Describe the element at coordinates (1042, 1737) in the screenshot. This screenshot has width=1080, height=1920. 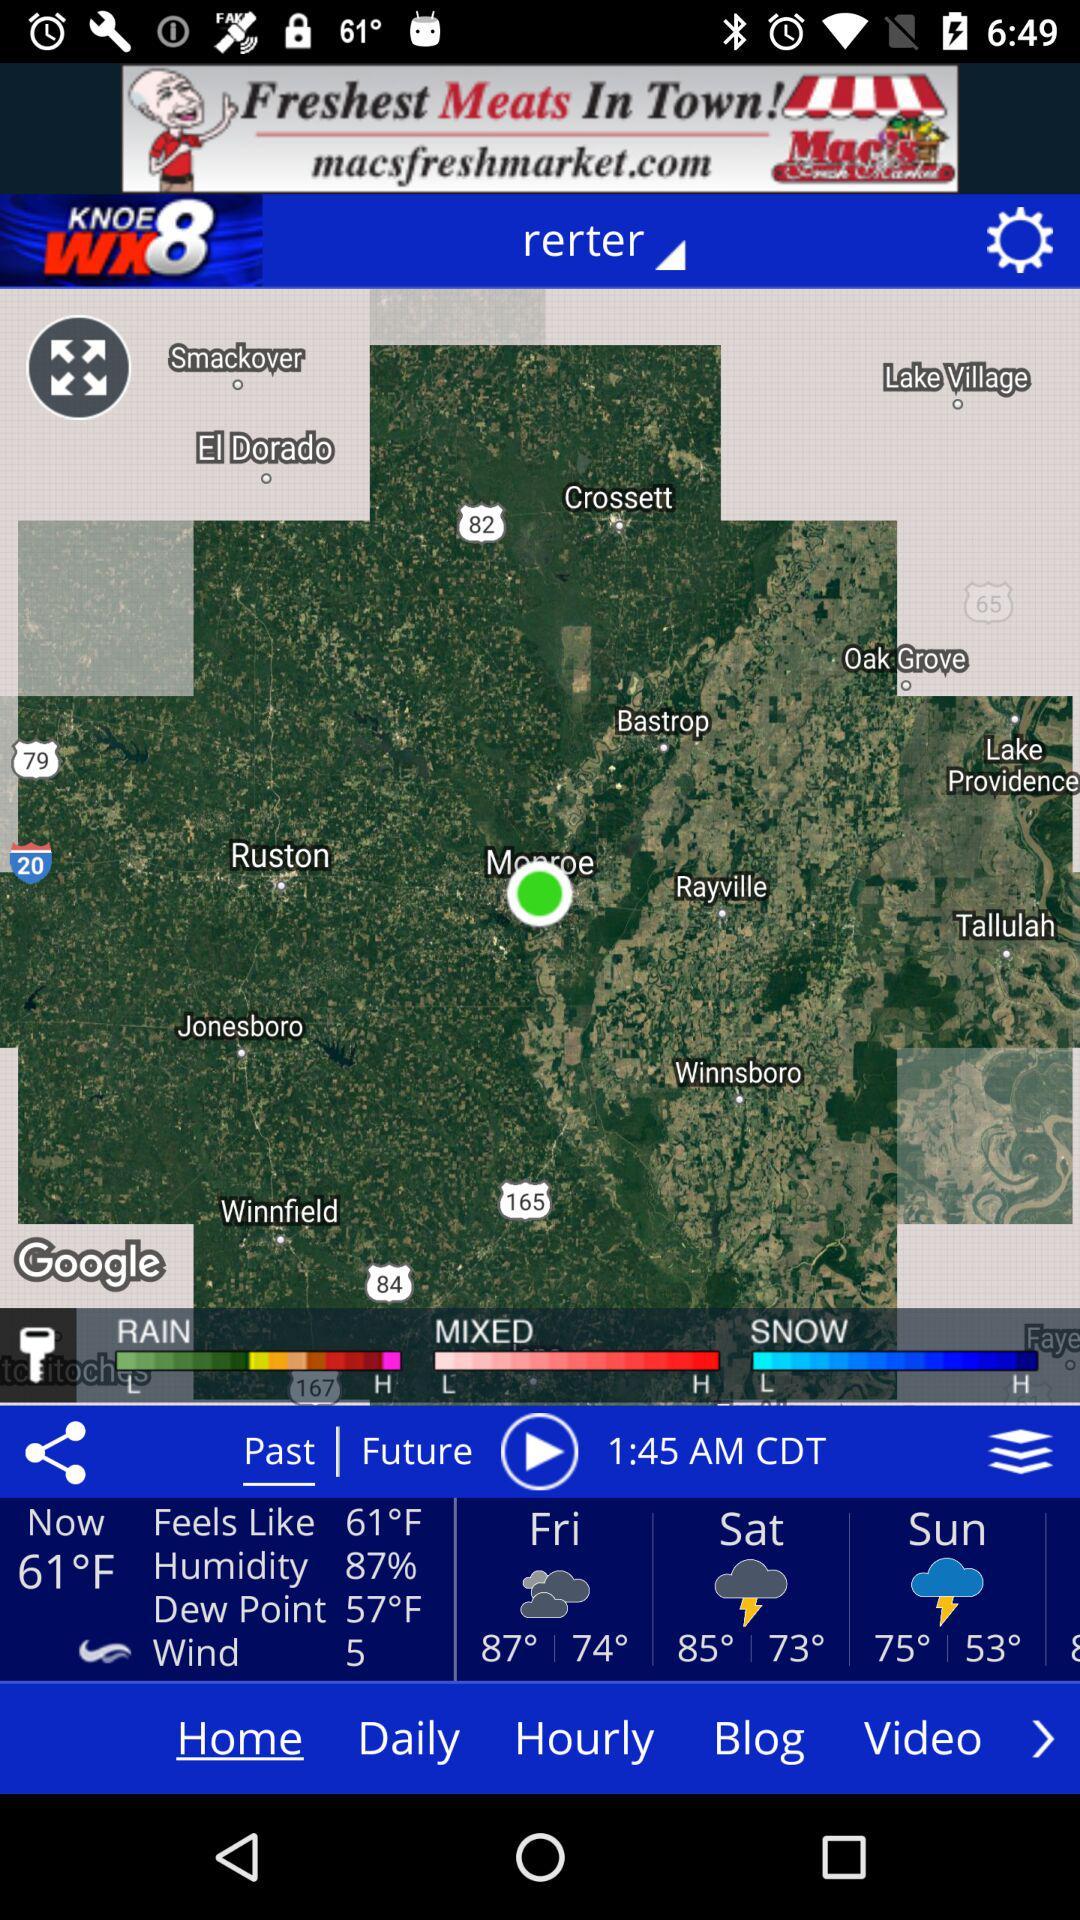
I see `the arrow_forward icon` at that location.